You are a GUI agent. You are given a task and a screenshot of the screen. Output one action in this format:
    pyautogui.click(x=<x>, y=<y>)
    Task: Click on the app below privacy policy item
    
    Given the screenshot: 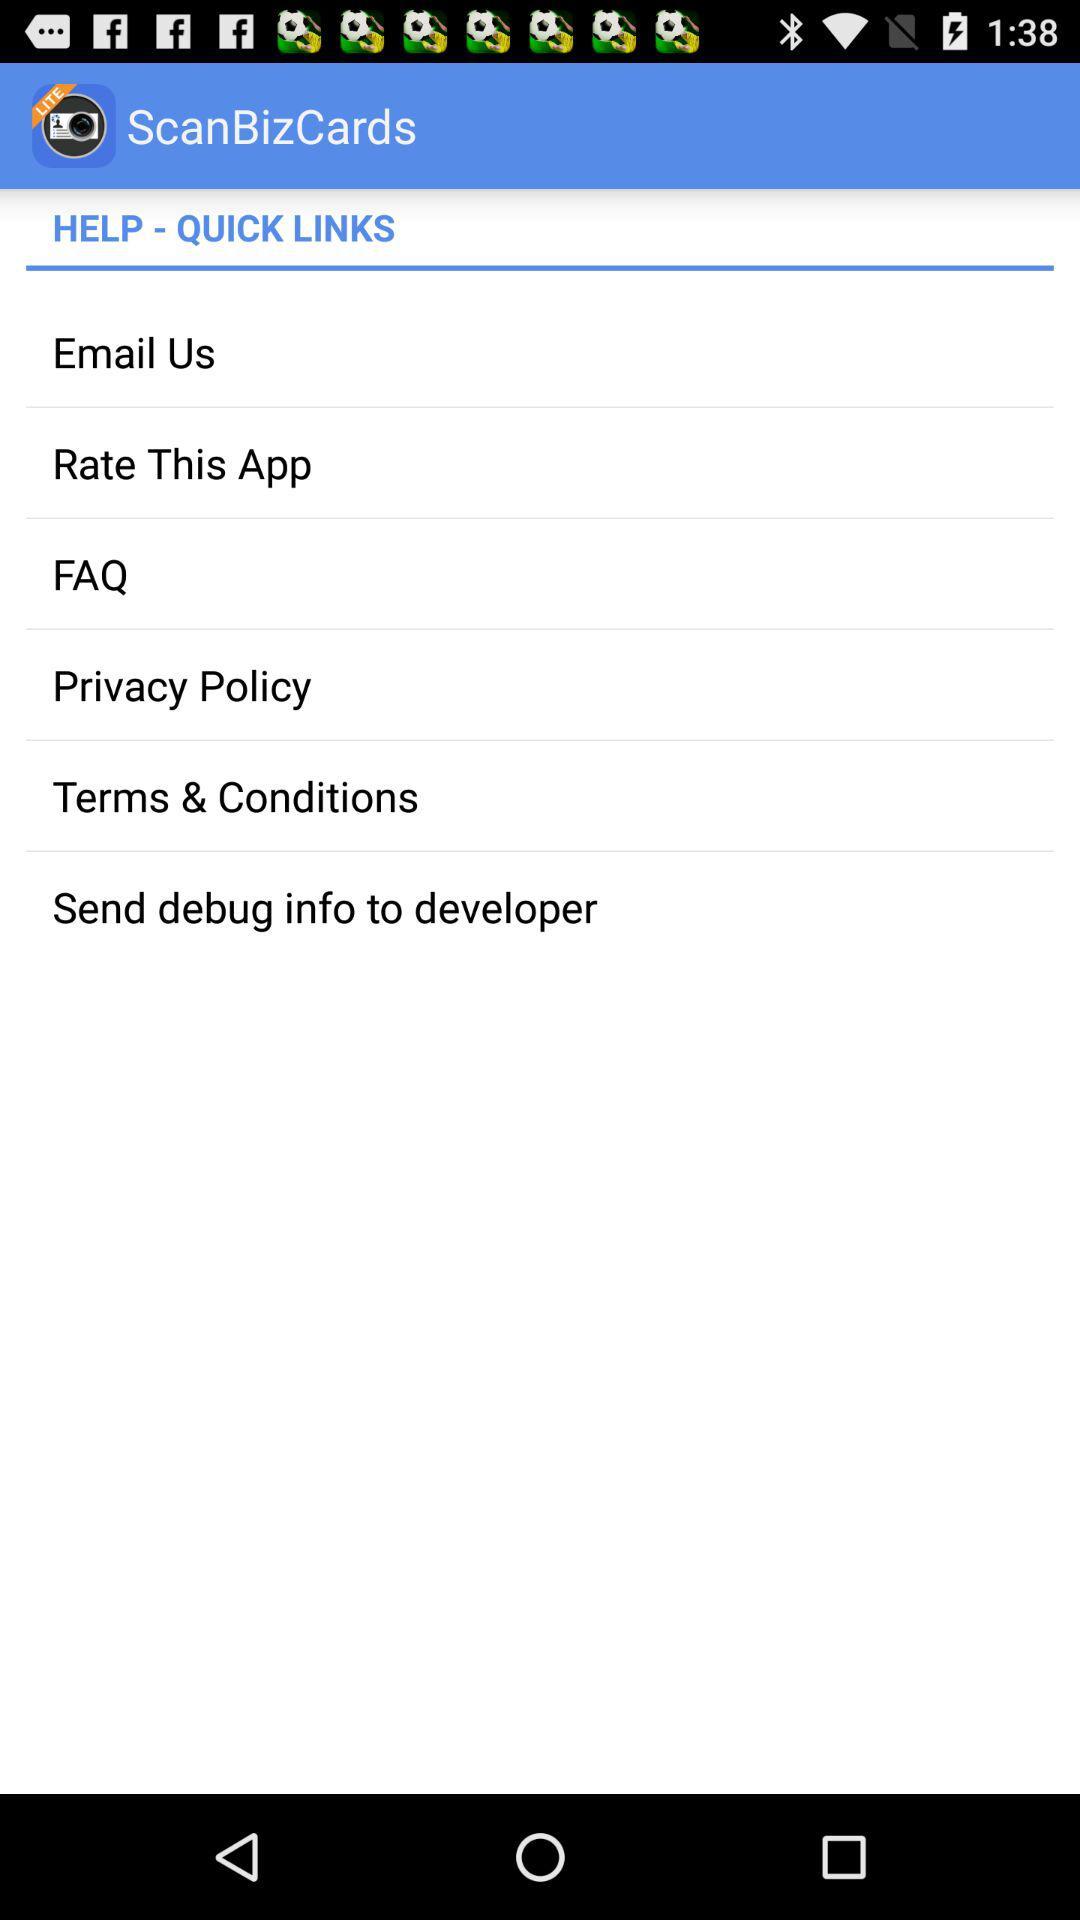 What is the action you would take?
    pyautogui.click(x=540, y=794)
    